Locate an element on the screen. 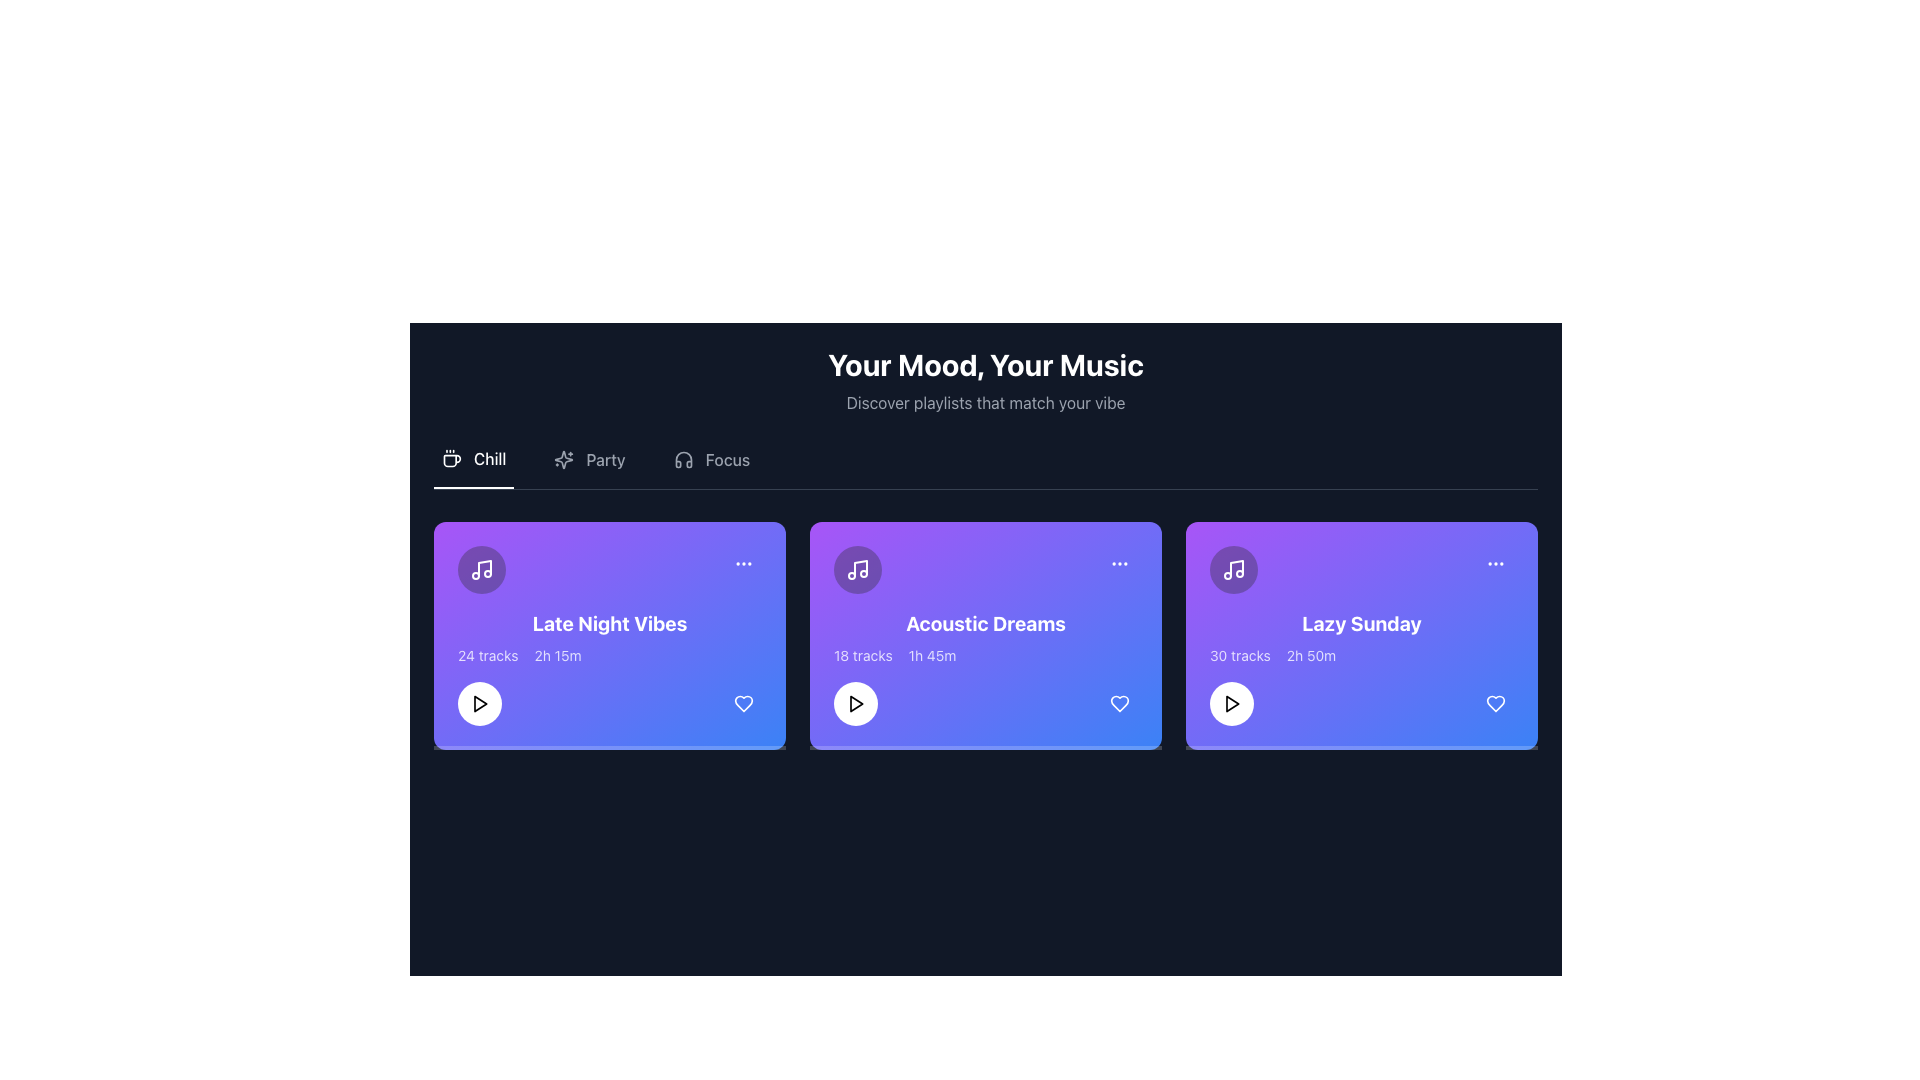  the play button for the 'Lazy Sunday' playlist located at the bottom center of the card, below the playlist description is located at coordinates (1231, 703).